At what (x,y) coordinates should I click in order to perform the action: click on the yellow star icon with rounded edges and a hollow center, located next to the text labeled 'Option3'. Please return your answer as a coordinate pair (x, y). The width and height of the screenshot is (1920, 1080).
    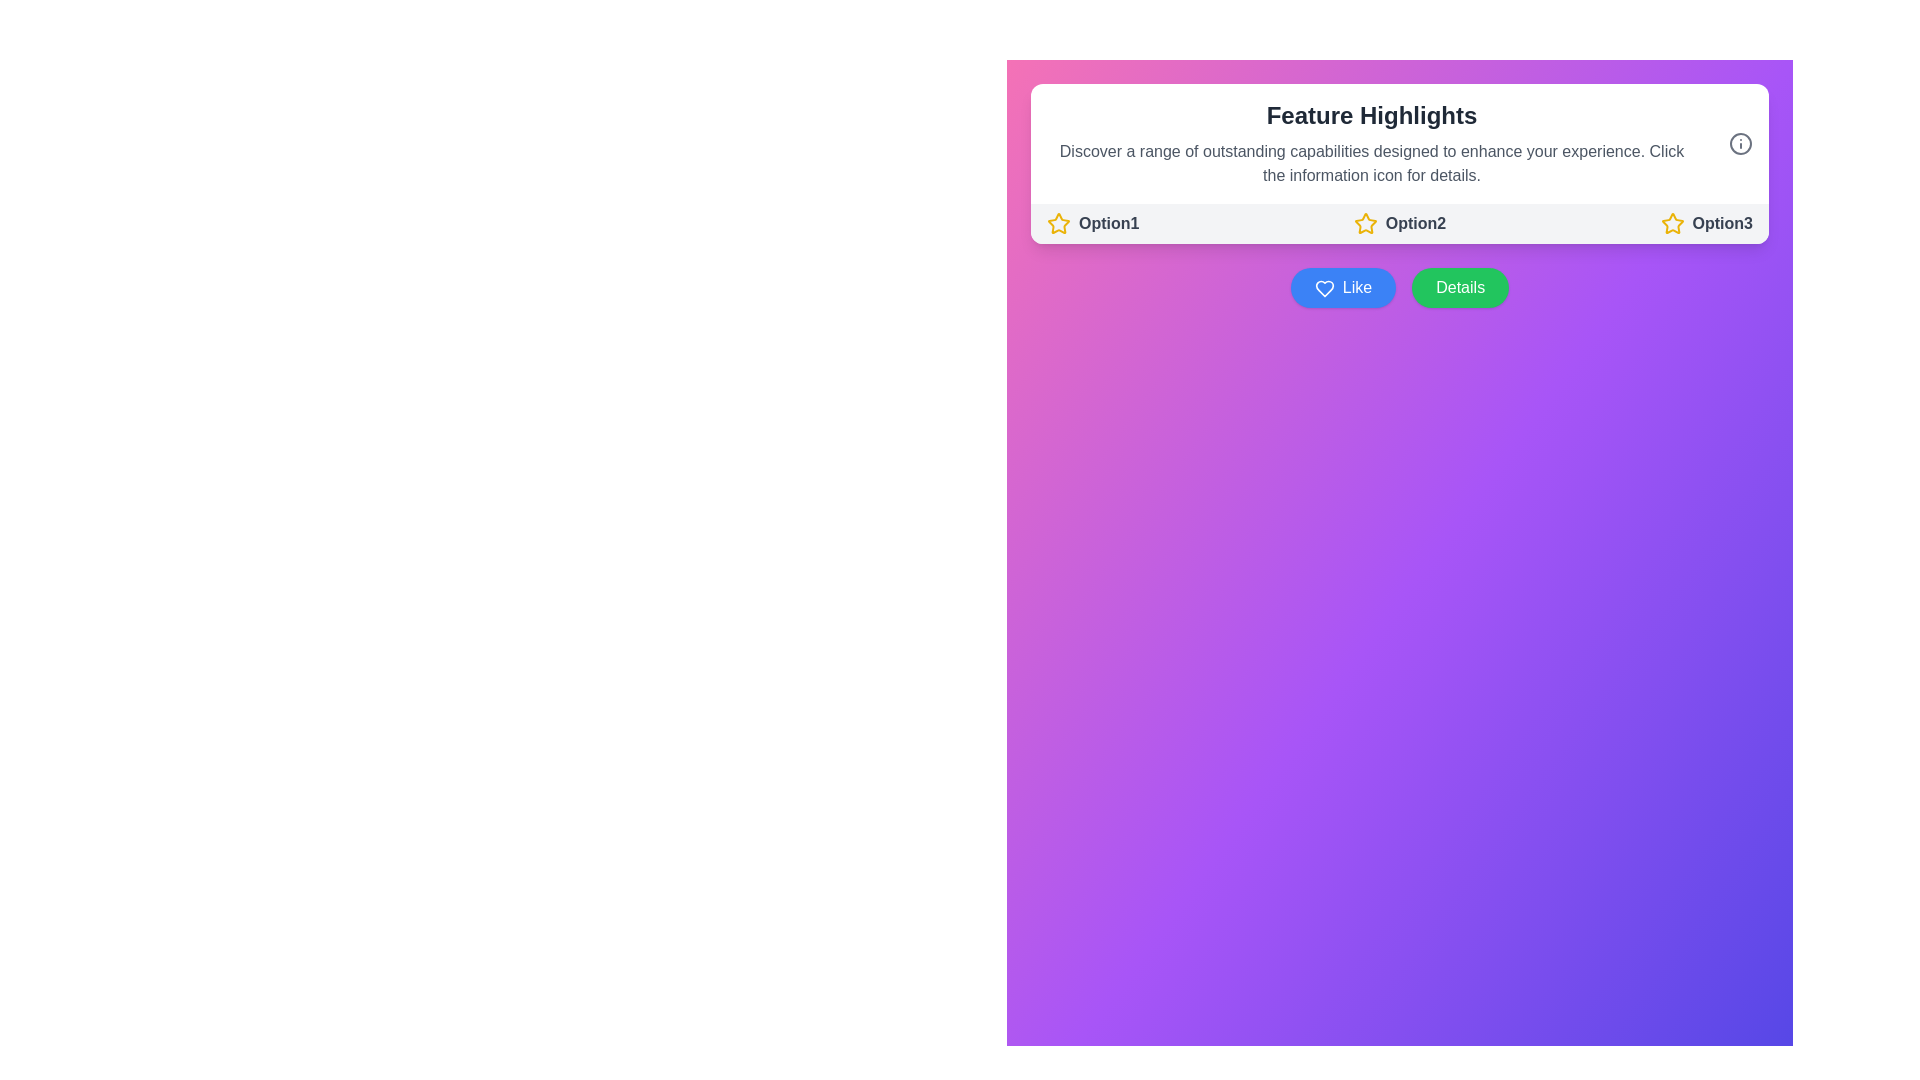
    Looking at the image, I should click on (1672, 223).